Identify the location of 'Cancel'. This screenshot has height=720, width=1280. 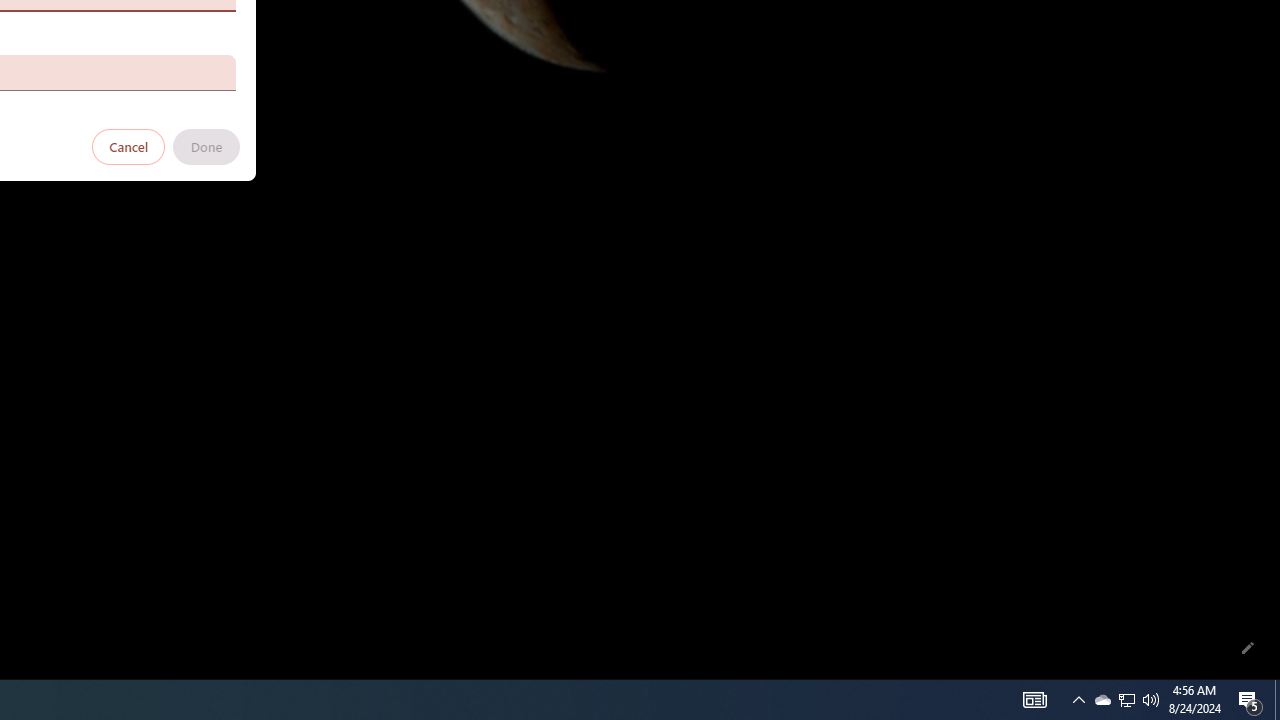
(128, 145).